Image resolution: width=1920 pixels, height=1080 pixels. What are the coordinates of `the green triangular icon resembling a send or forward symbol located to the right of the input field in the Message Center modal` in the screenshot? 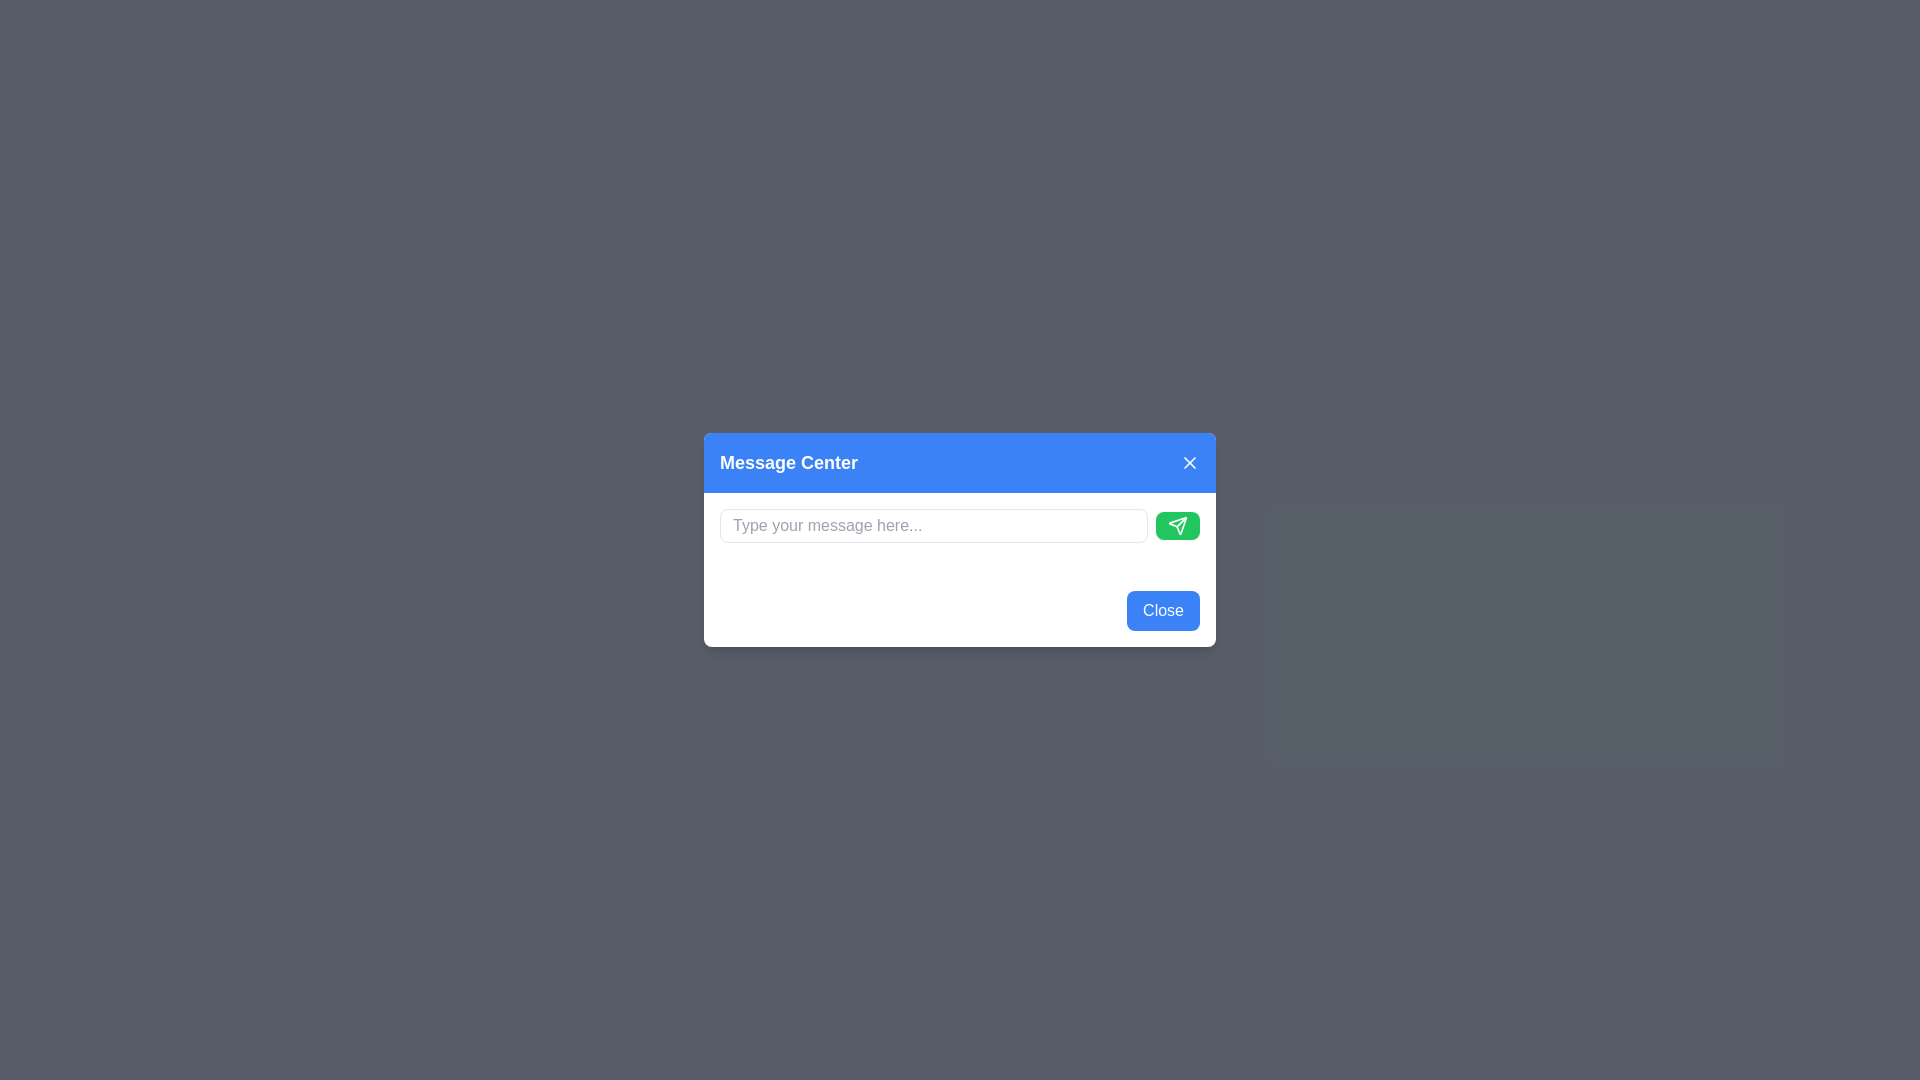 It's located at (1177, 524).